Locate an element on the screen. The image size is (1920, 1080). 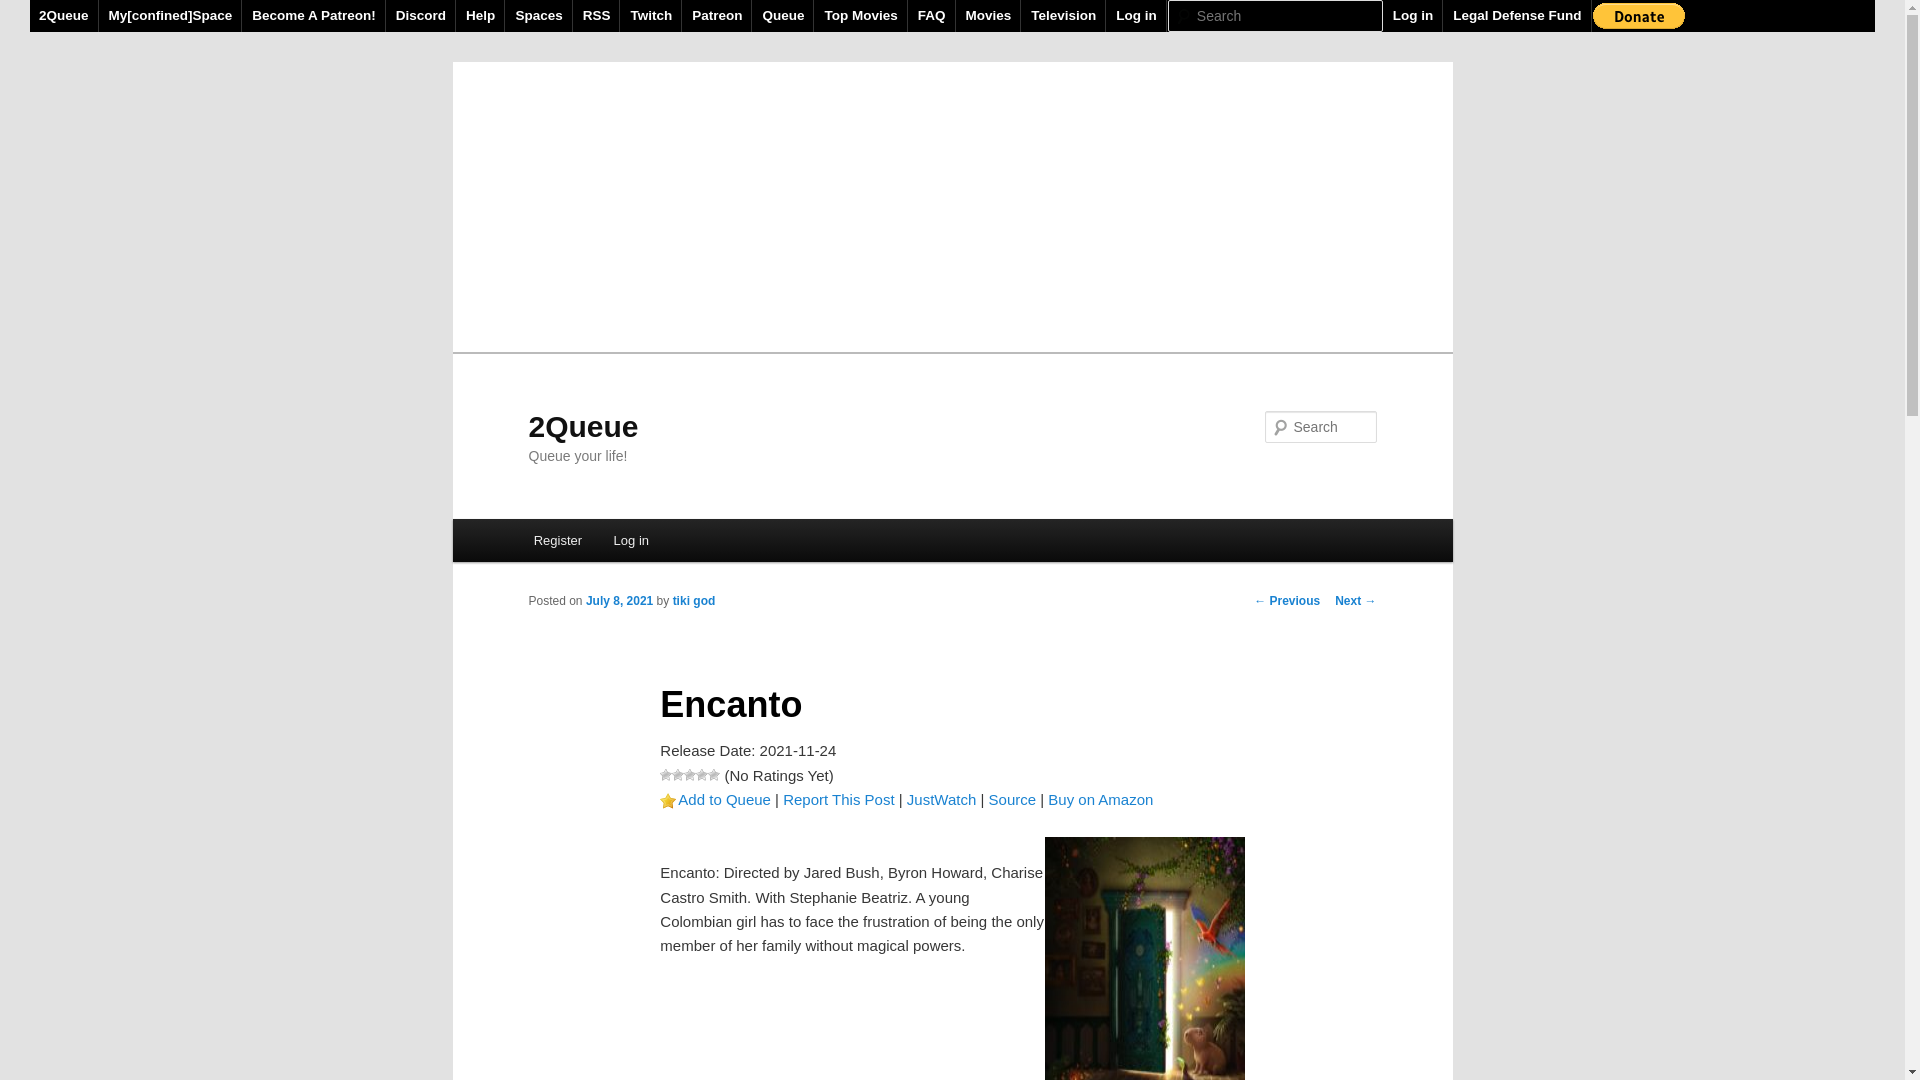
'1 Star' is located at coordinates (666, 774).